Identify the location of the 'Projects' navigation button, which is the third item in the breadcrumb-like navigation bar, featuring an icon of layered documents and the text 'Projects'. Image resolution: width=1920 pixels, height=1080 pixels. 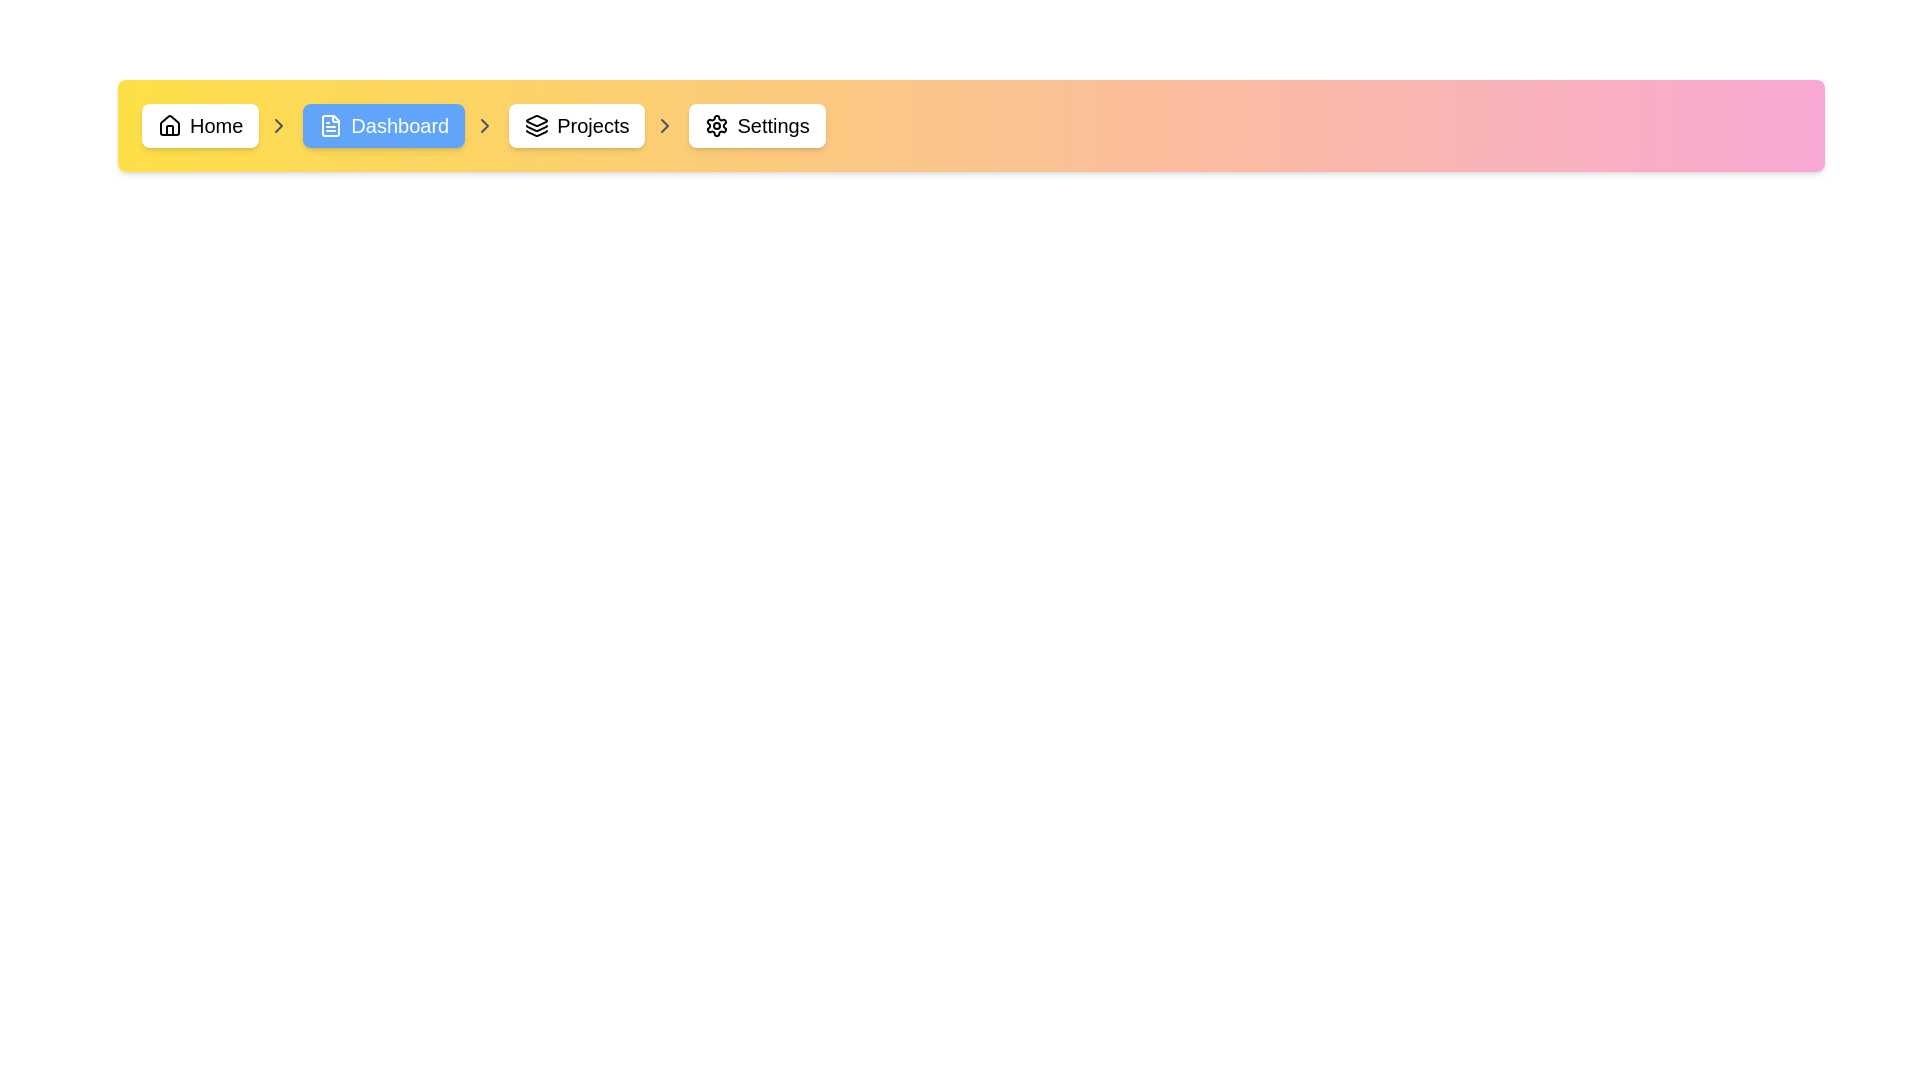
(592, 126).